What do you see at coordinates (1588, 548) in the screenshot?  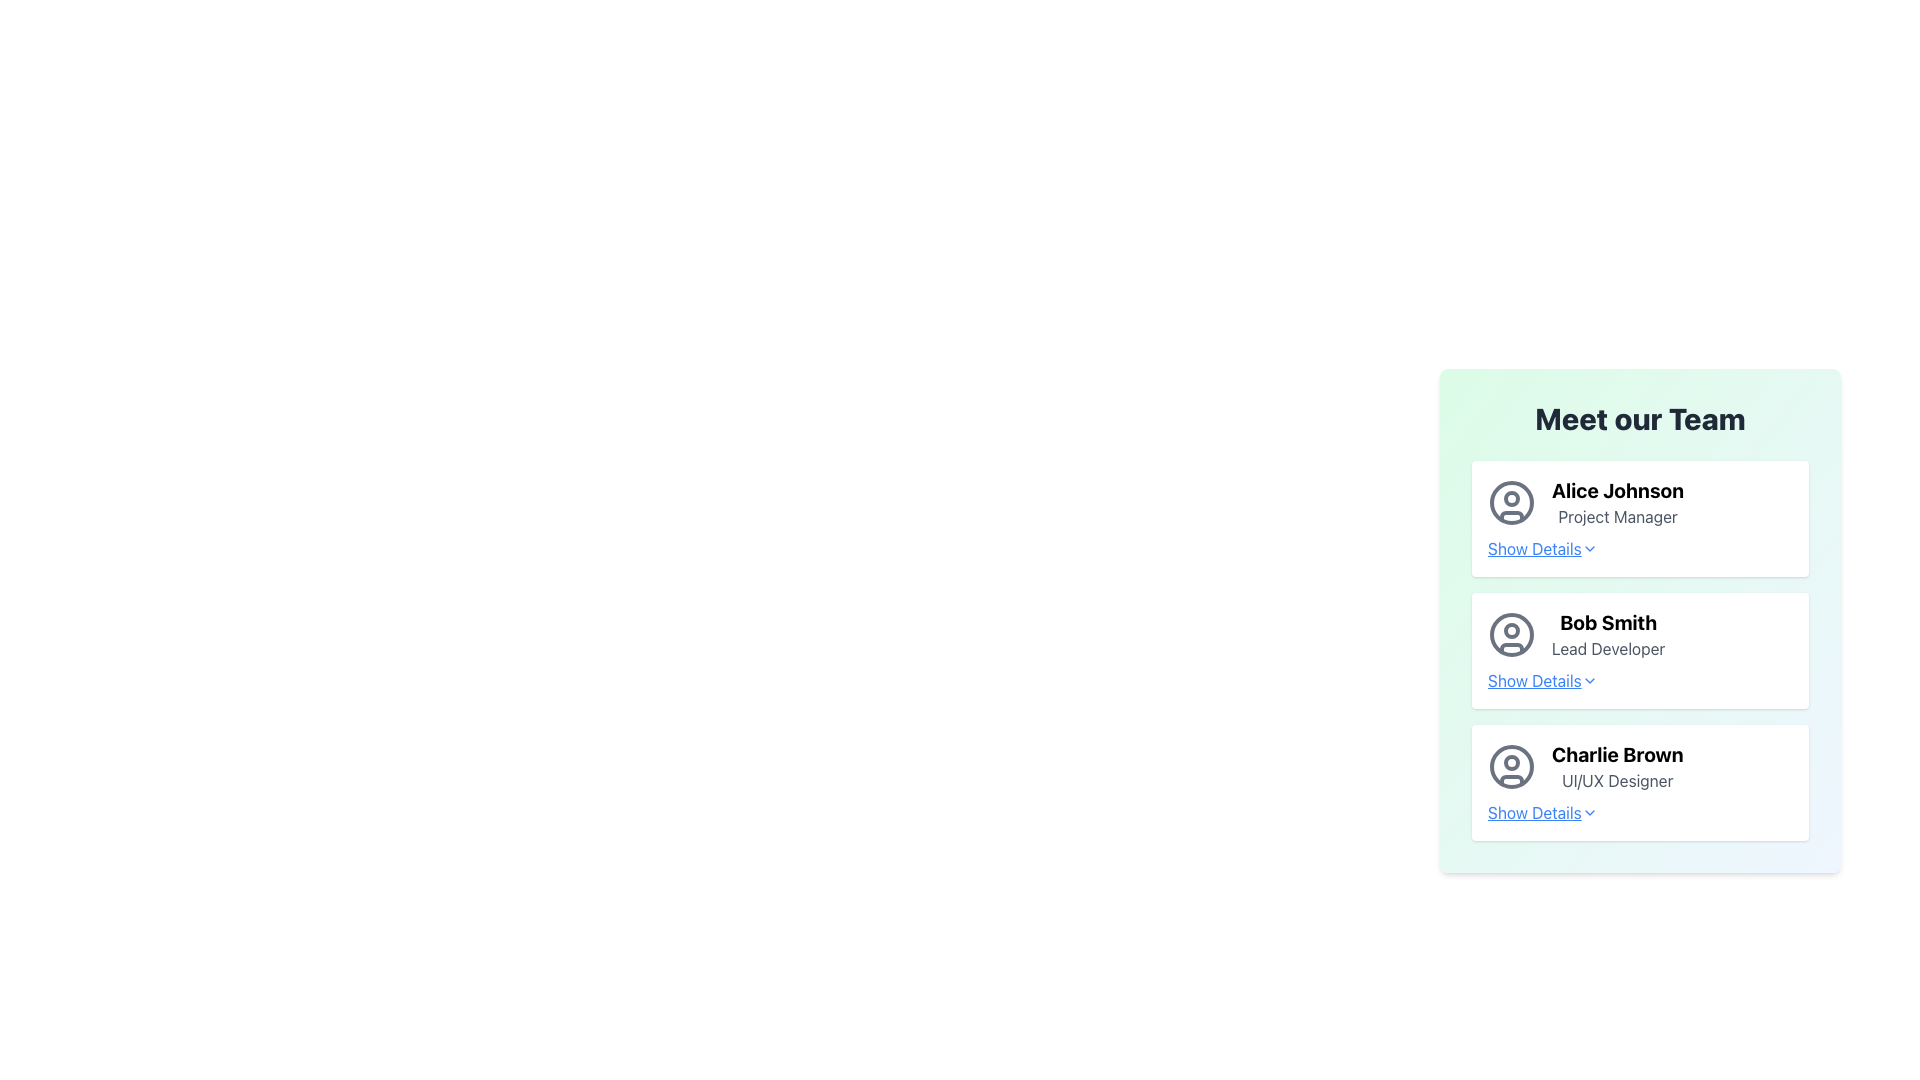 I see `the downwards-pointing chevron icon next to the 'Show Details' text link for Alice Johnson, Project Manager` at bounding box center [1588, 548].